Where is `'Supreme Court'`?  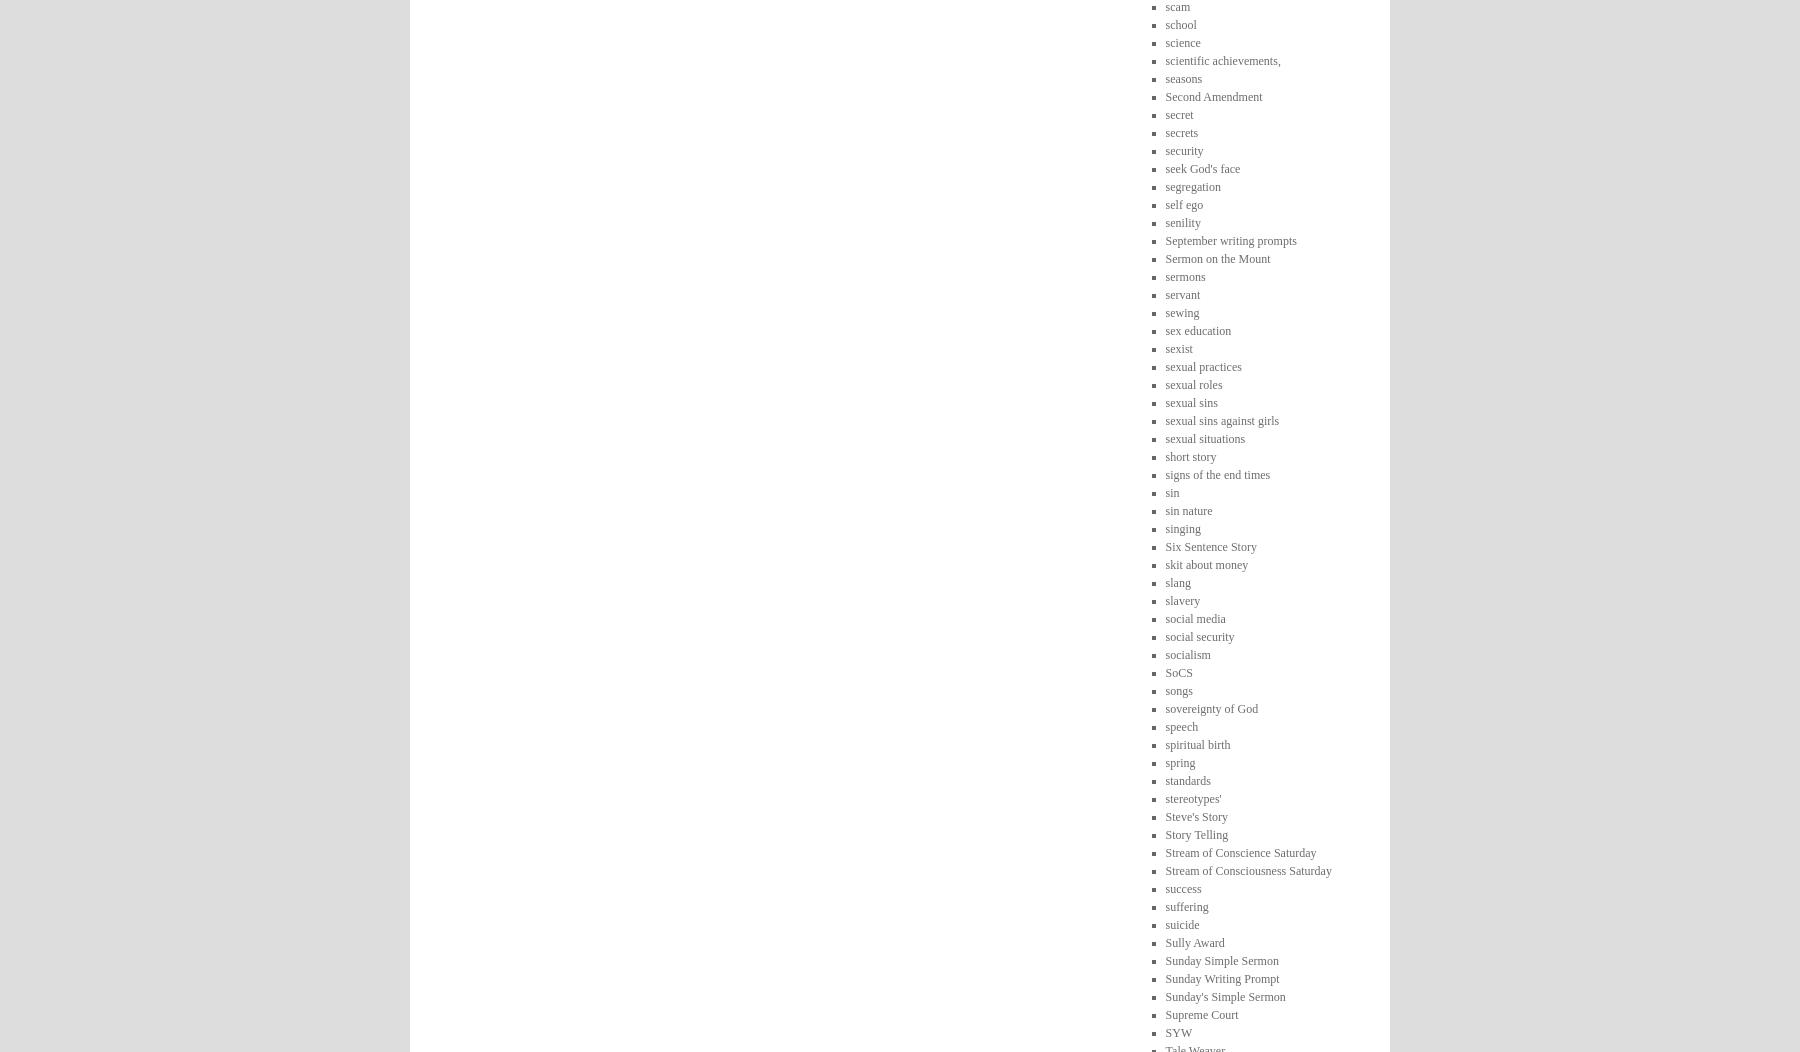 'Supreme Court' is located at coordinates (1200, 1013).